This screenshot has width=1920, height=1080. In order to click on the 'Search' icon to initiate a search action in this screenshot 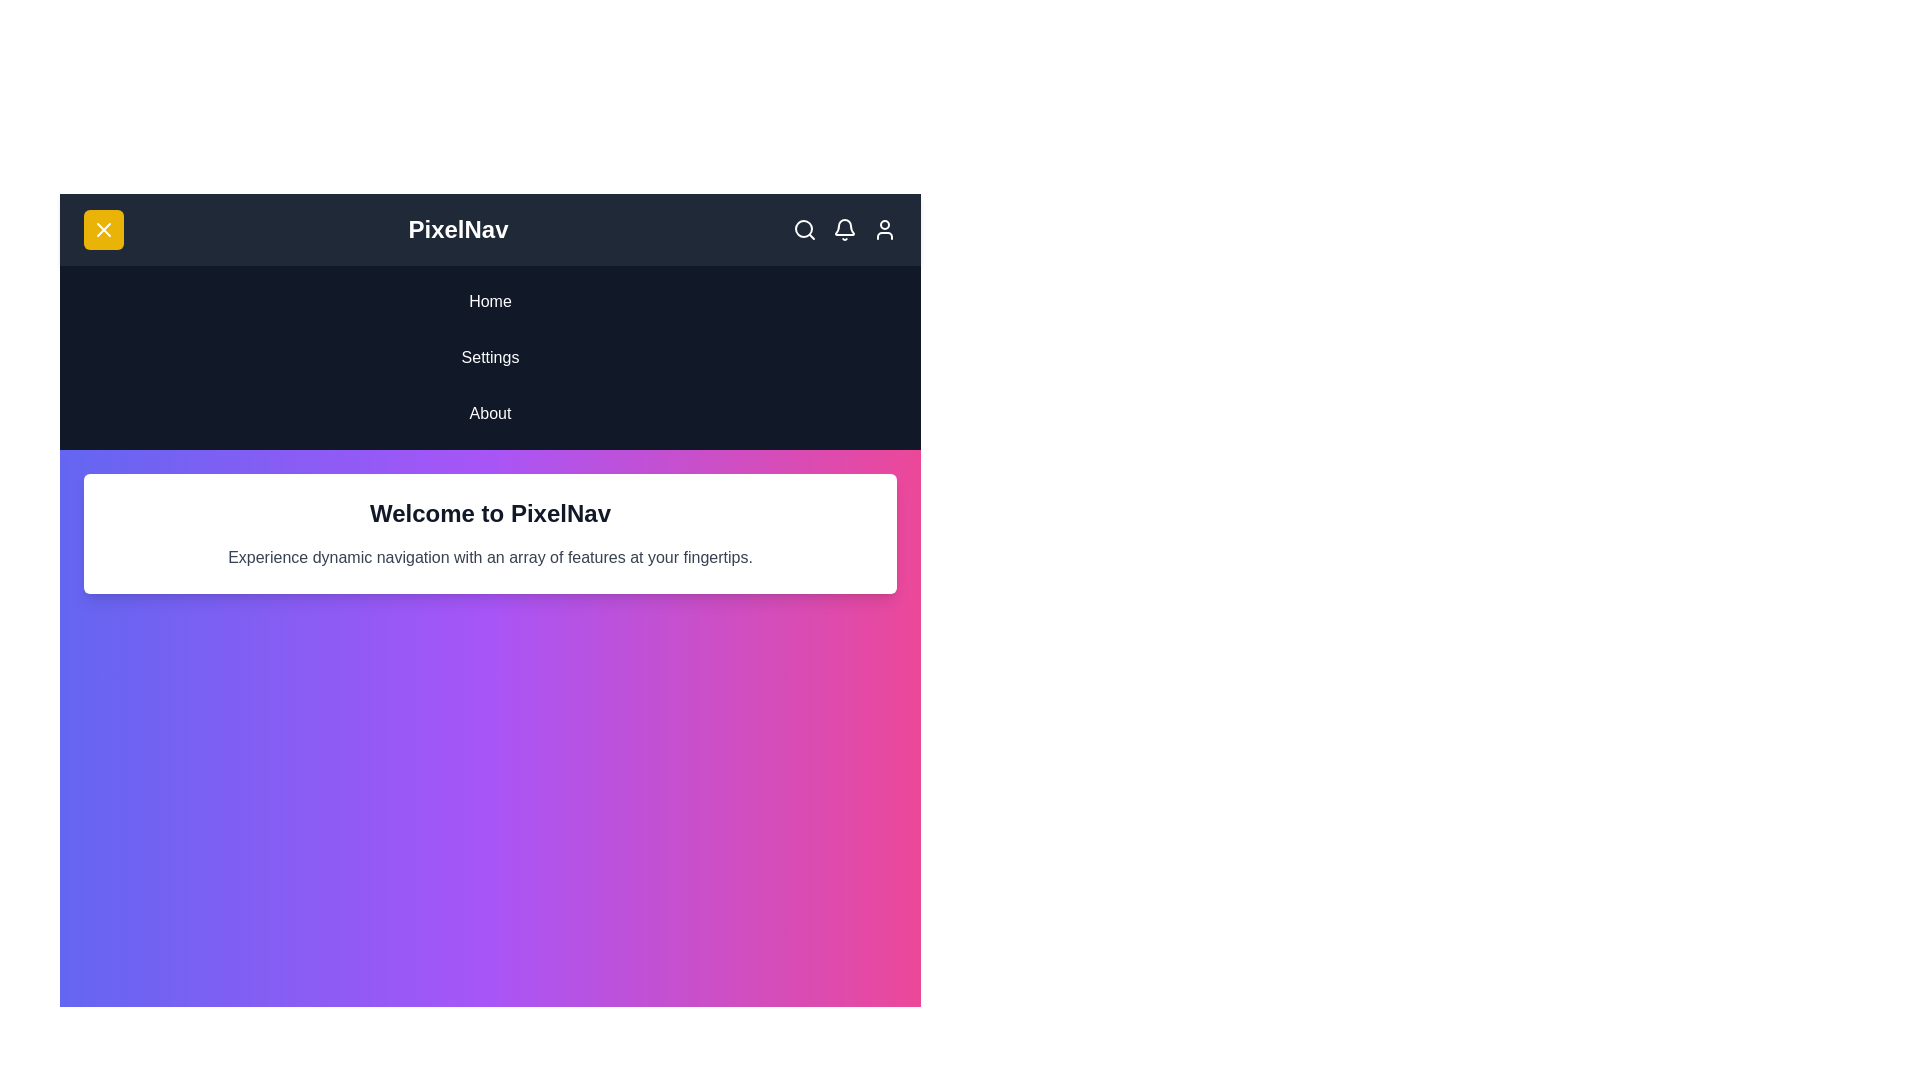, I will do `click(805, 229)`.